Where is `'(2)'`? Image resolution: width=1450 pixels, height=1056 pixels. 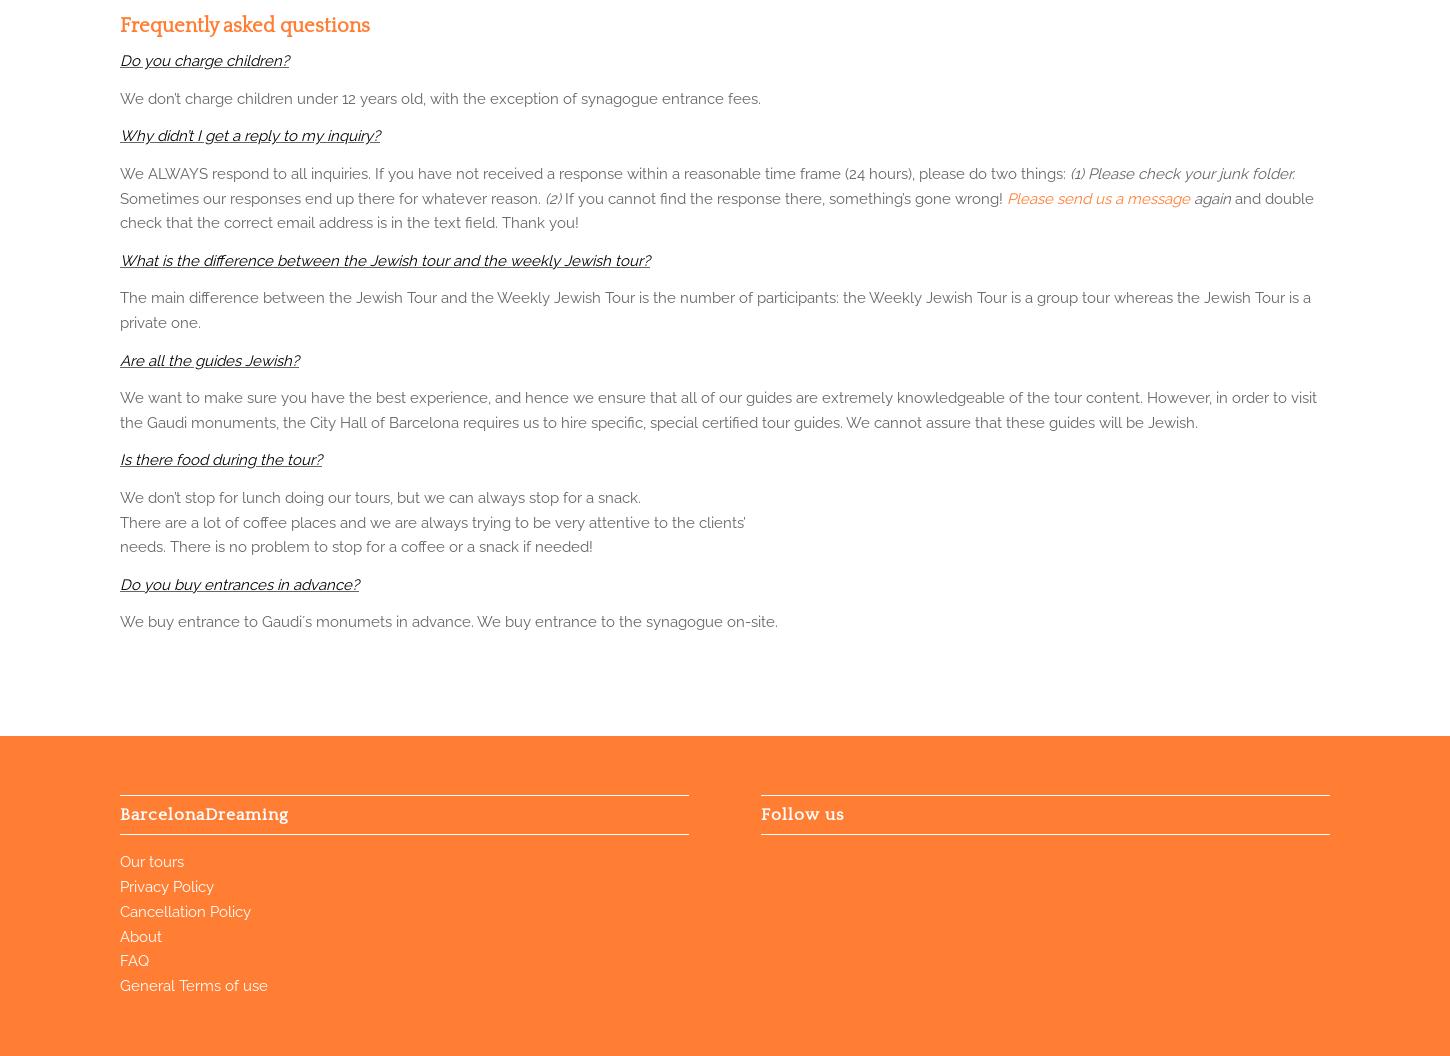 '(2)' is located at coordinates (553, 198).